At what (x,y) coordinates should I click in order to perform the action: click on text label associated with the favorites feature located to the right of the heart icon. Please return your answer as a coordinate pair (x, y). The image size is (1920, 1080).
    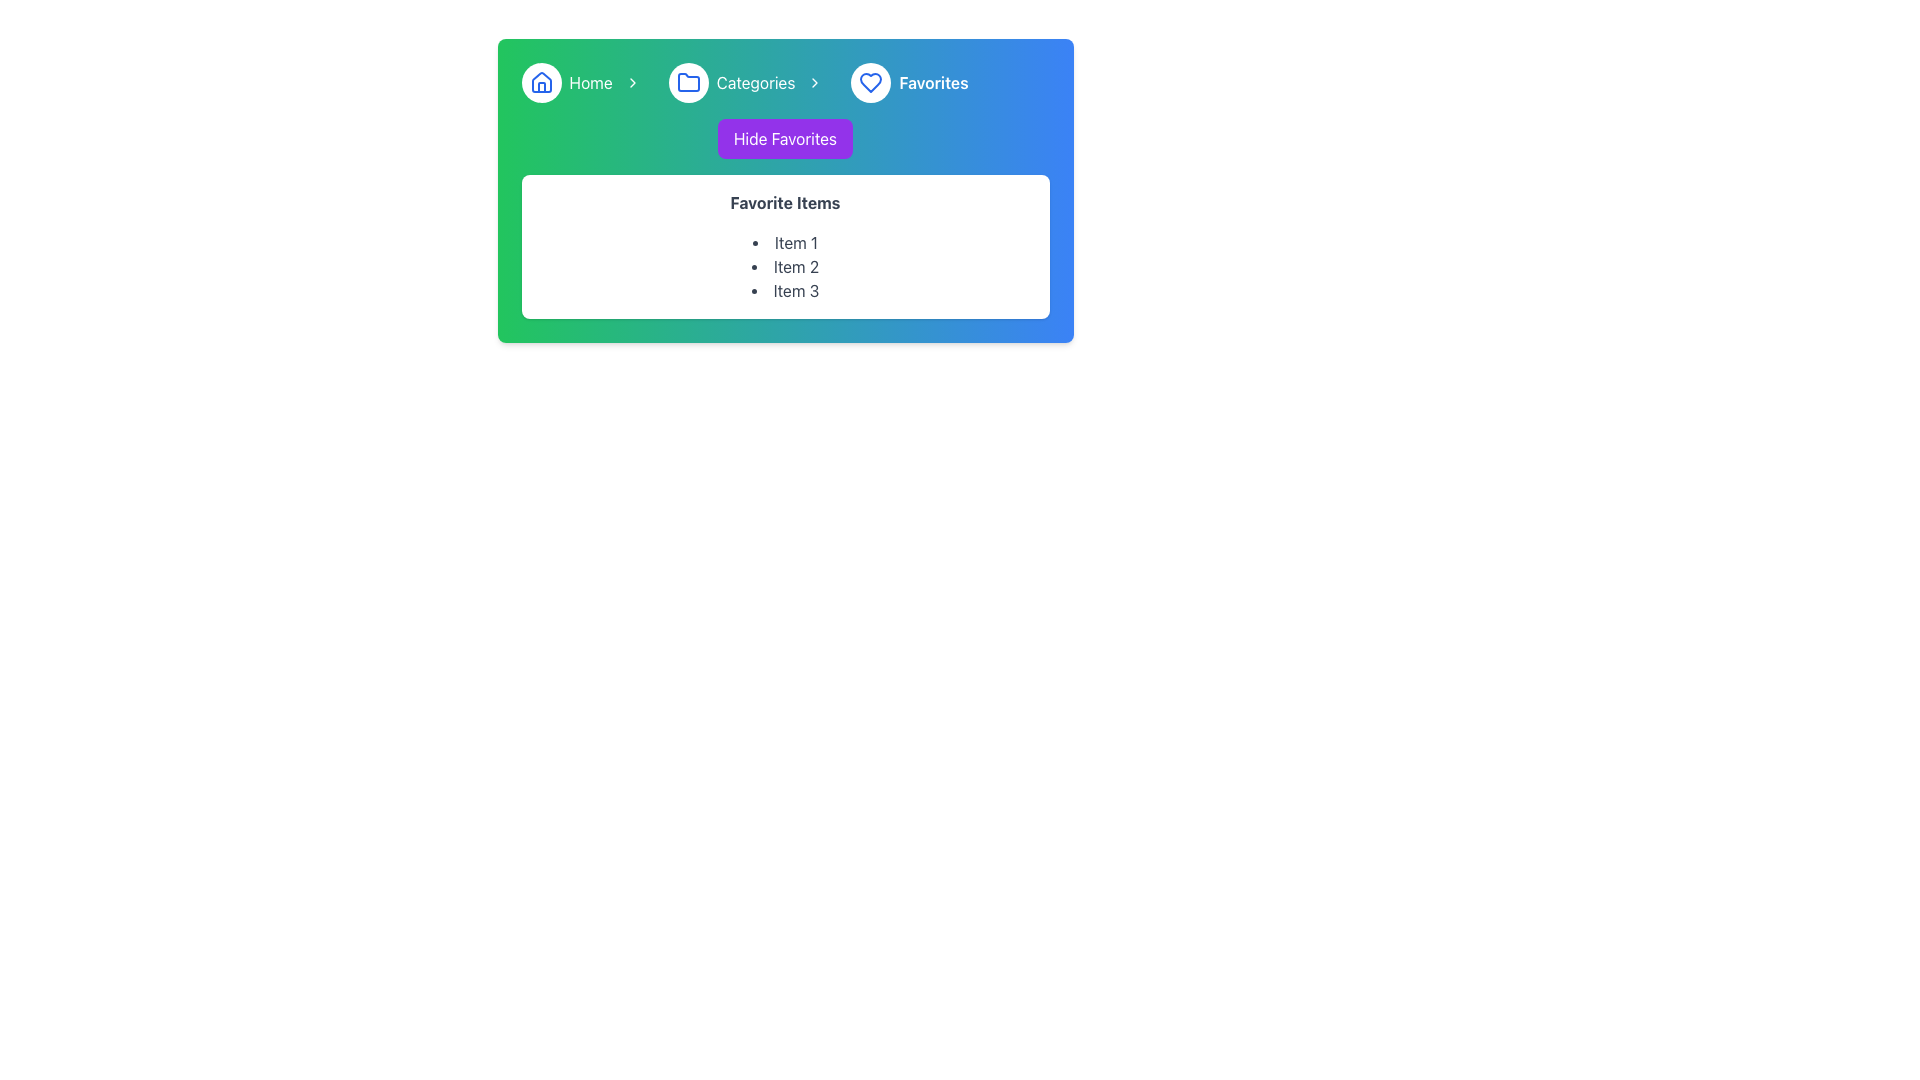
    Looking at the image, I should click on (933, 82).